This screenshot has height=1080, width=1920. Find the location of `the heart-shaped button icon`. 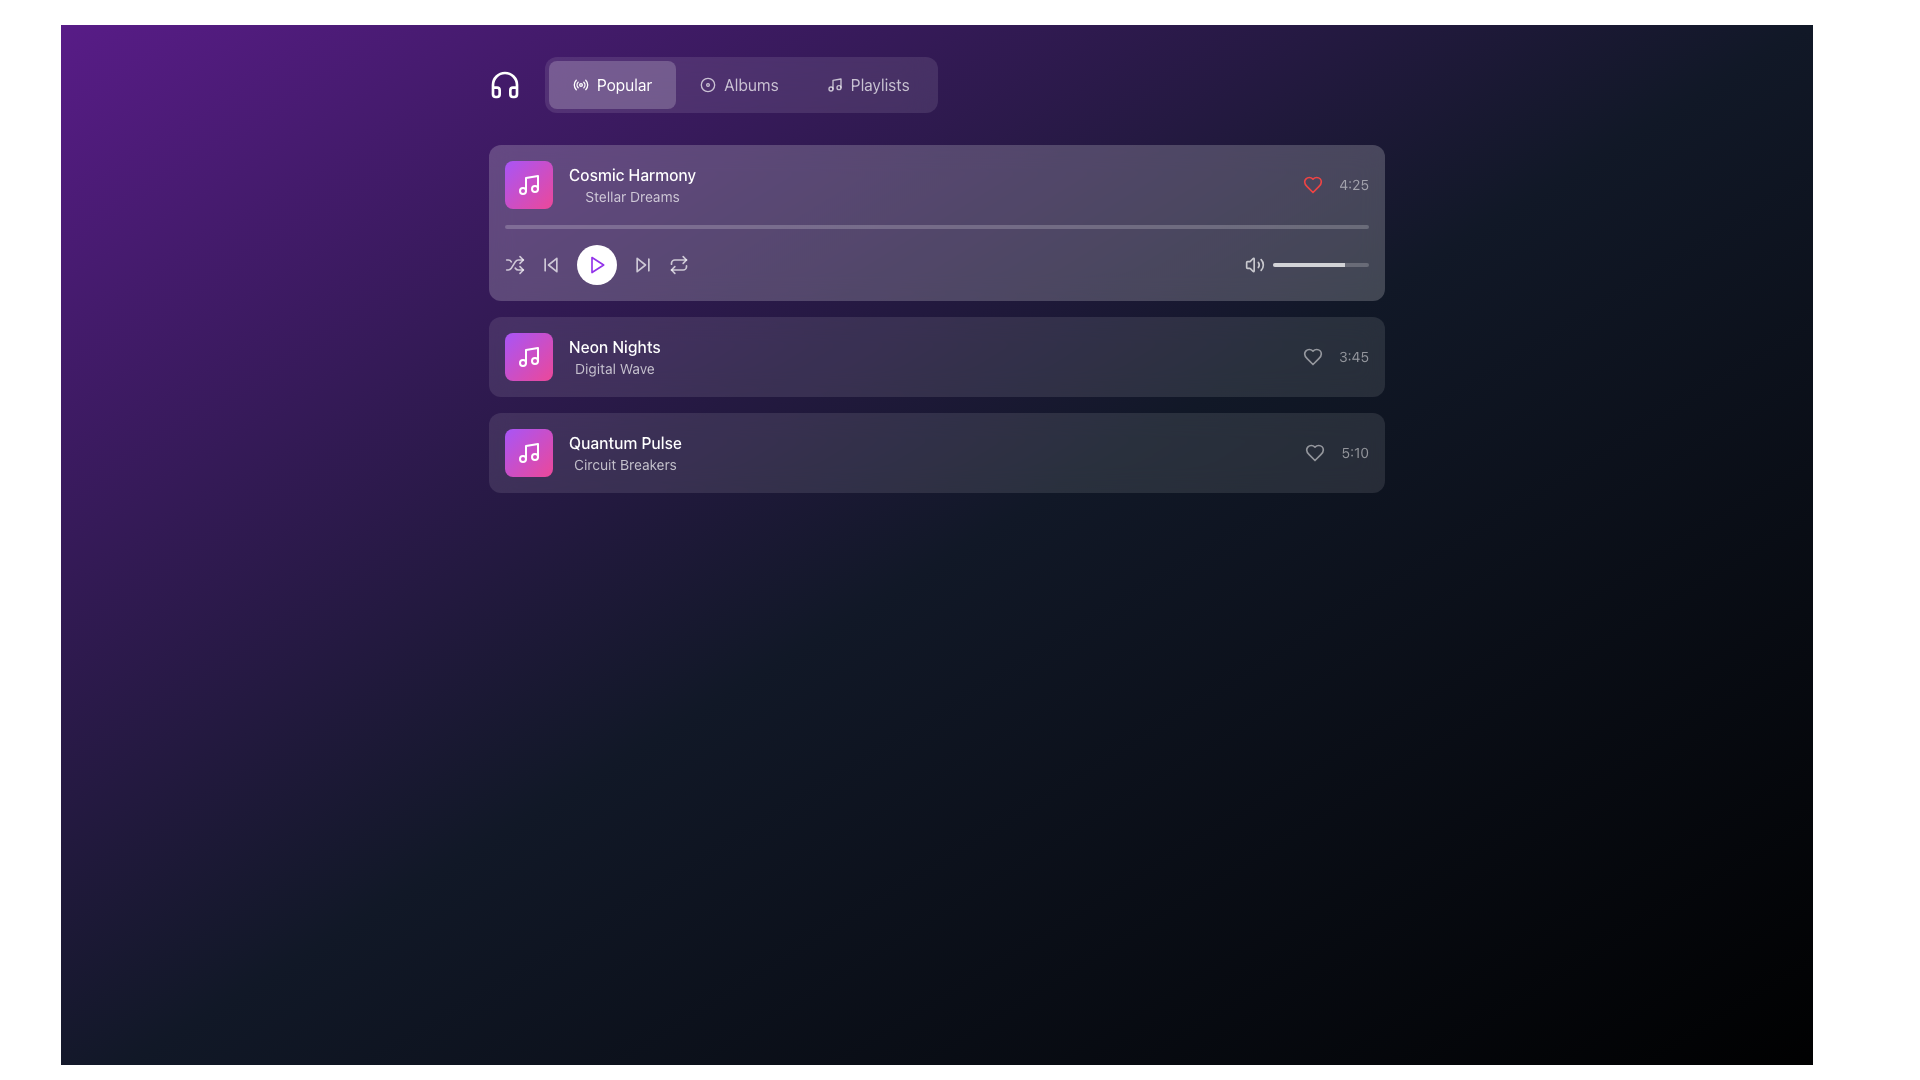

the heart-shaped button icon is located at coordinates (1315, 452).